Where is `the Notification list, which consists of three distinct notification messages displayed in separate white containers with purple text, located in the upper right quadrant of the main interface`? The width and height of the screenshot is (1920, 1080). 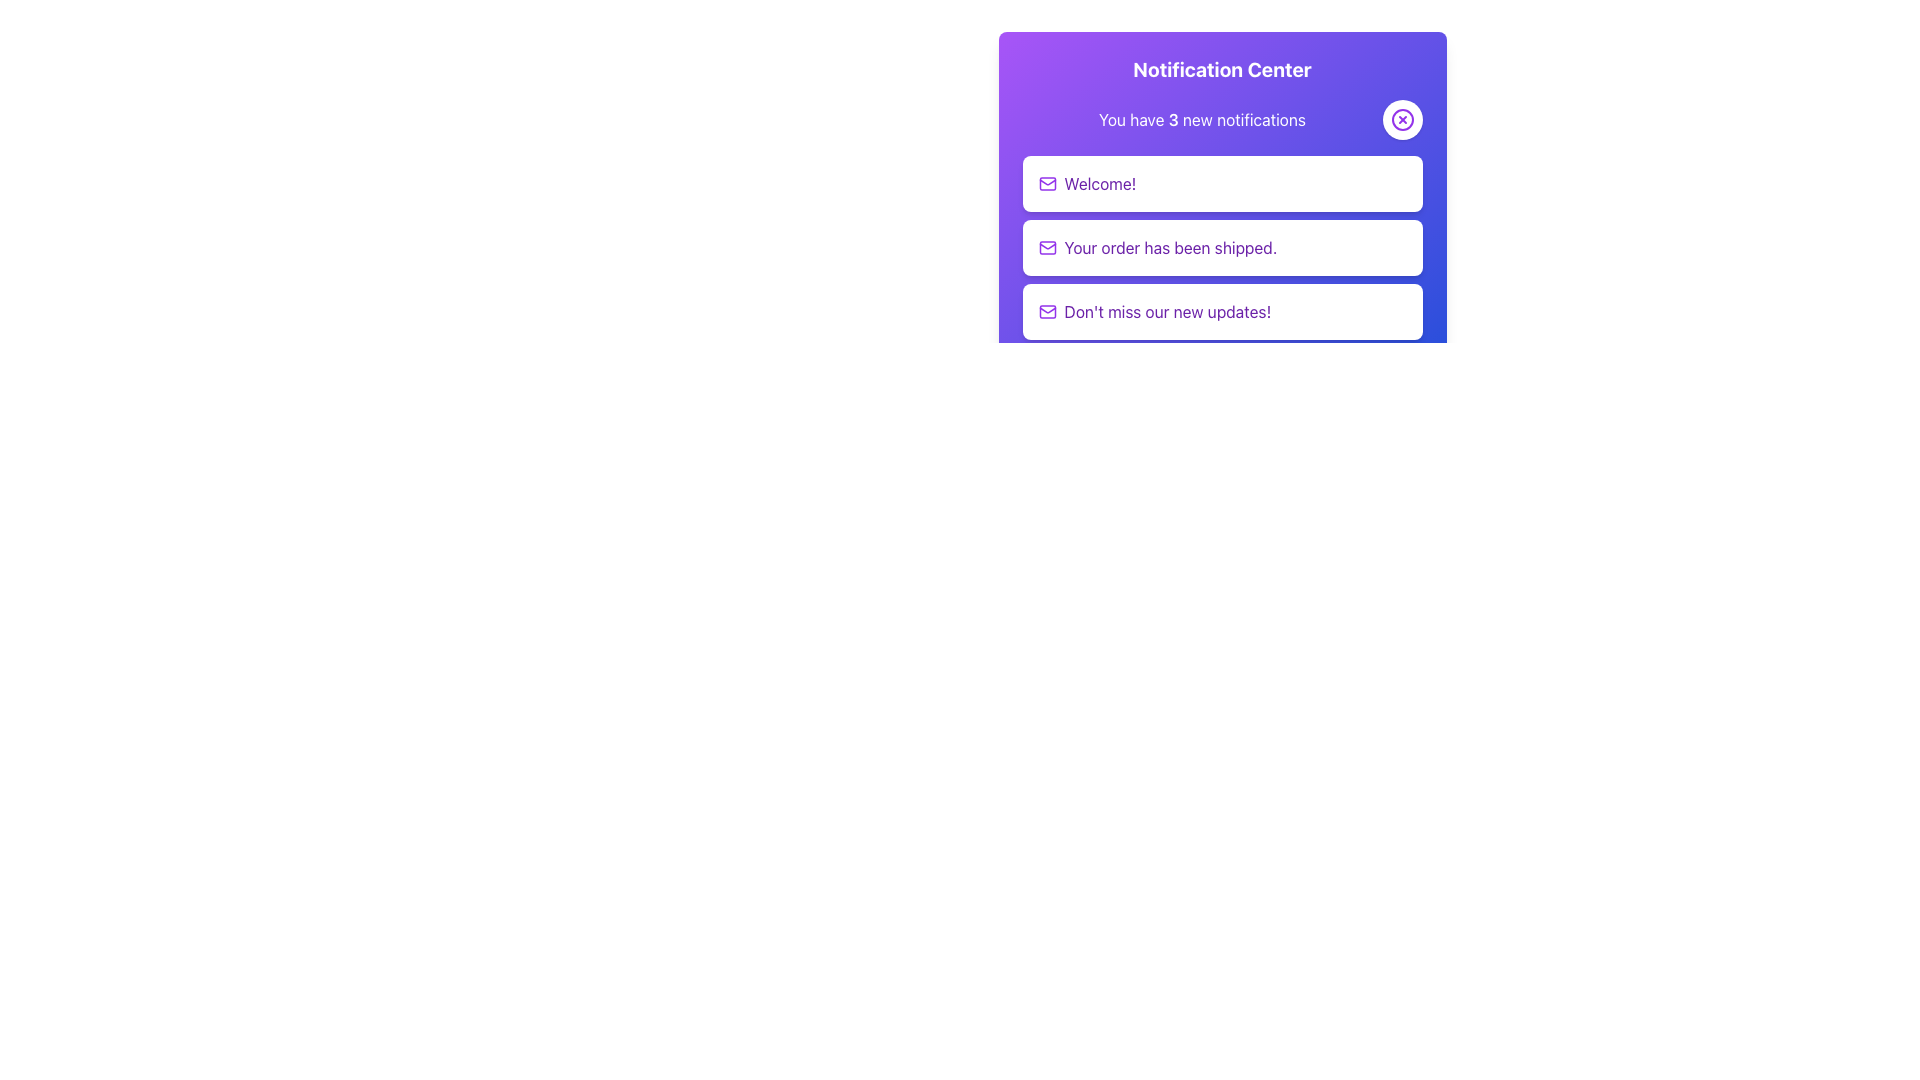 the Notification list, which consists of three distinct notification messages displayed in separate white containers with purple text, located in the upper right quadrant of the main interface is located at coordinates (1221, 246).